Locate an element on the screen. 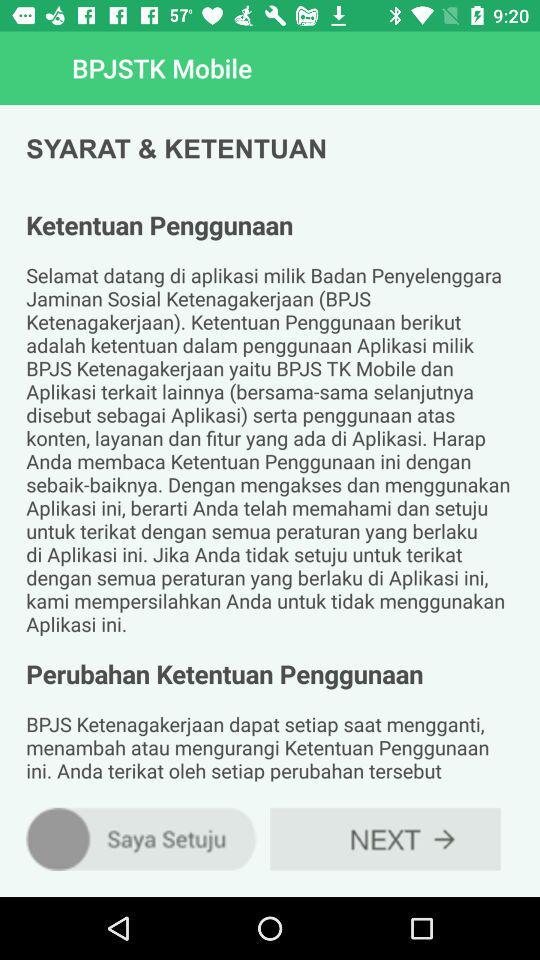 This screenshot has width=540, height=960. the item below the ketentuan penggunaan selamat icon is located at coordinates (385, 839).